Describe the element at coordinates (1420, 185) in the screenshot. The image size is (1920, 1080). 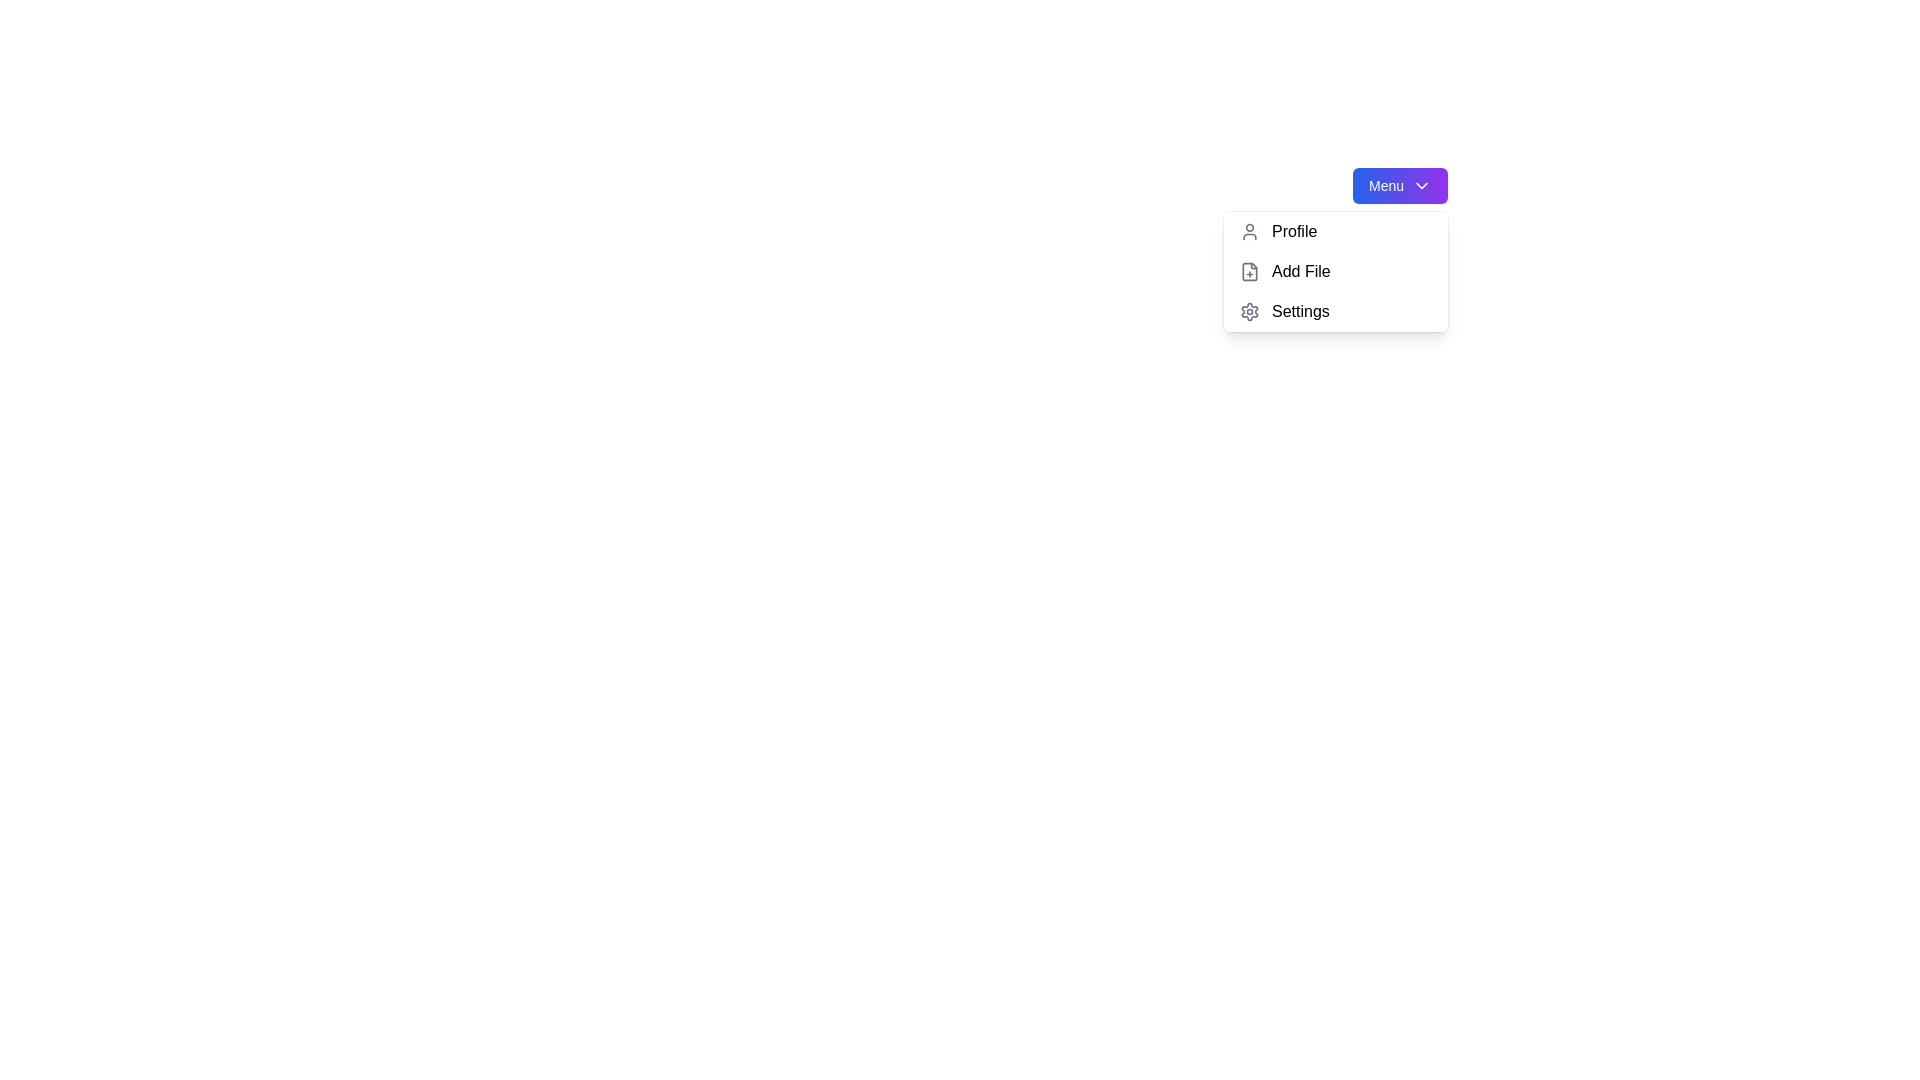
I see `the Chevron Down icon located at the right edge of the 'Menu' button` at that location.